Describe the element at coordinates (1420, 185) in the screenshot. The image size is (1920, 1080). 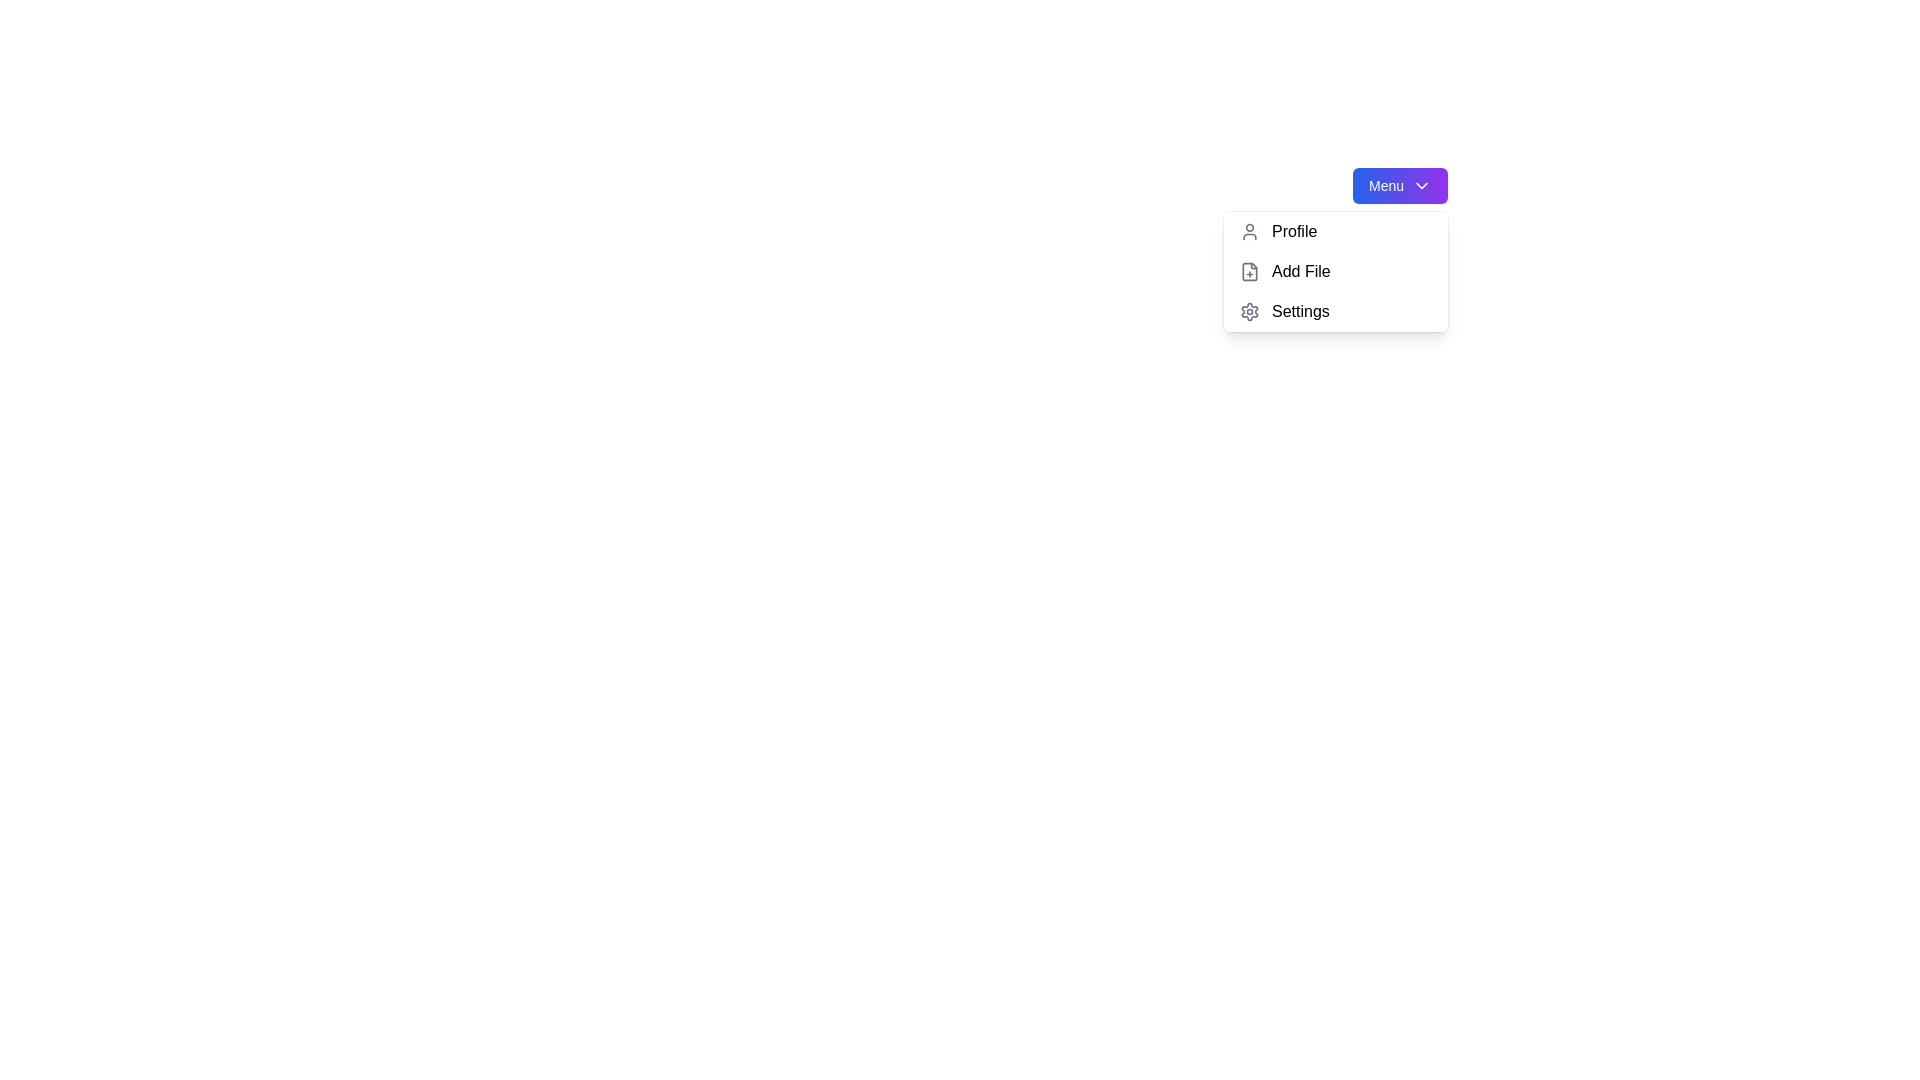
I see `the Chevron Down icon located at the right edge of the 'Menu' button` at that location.